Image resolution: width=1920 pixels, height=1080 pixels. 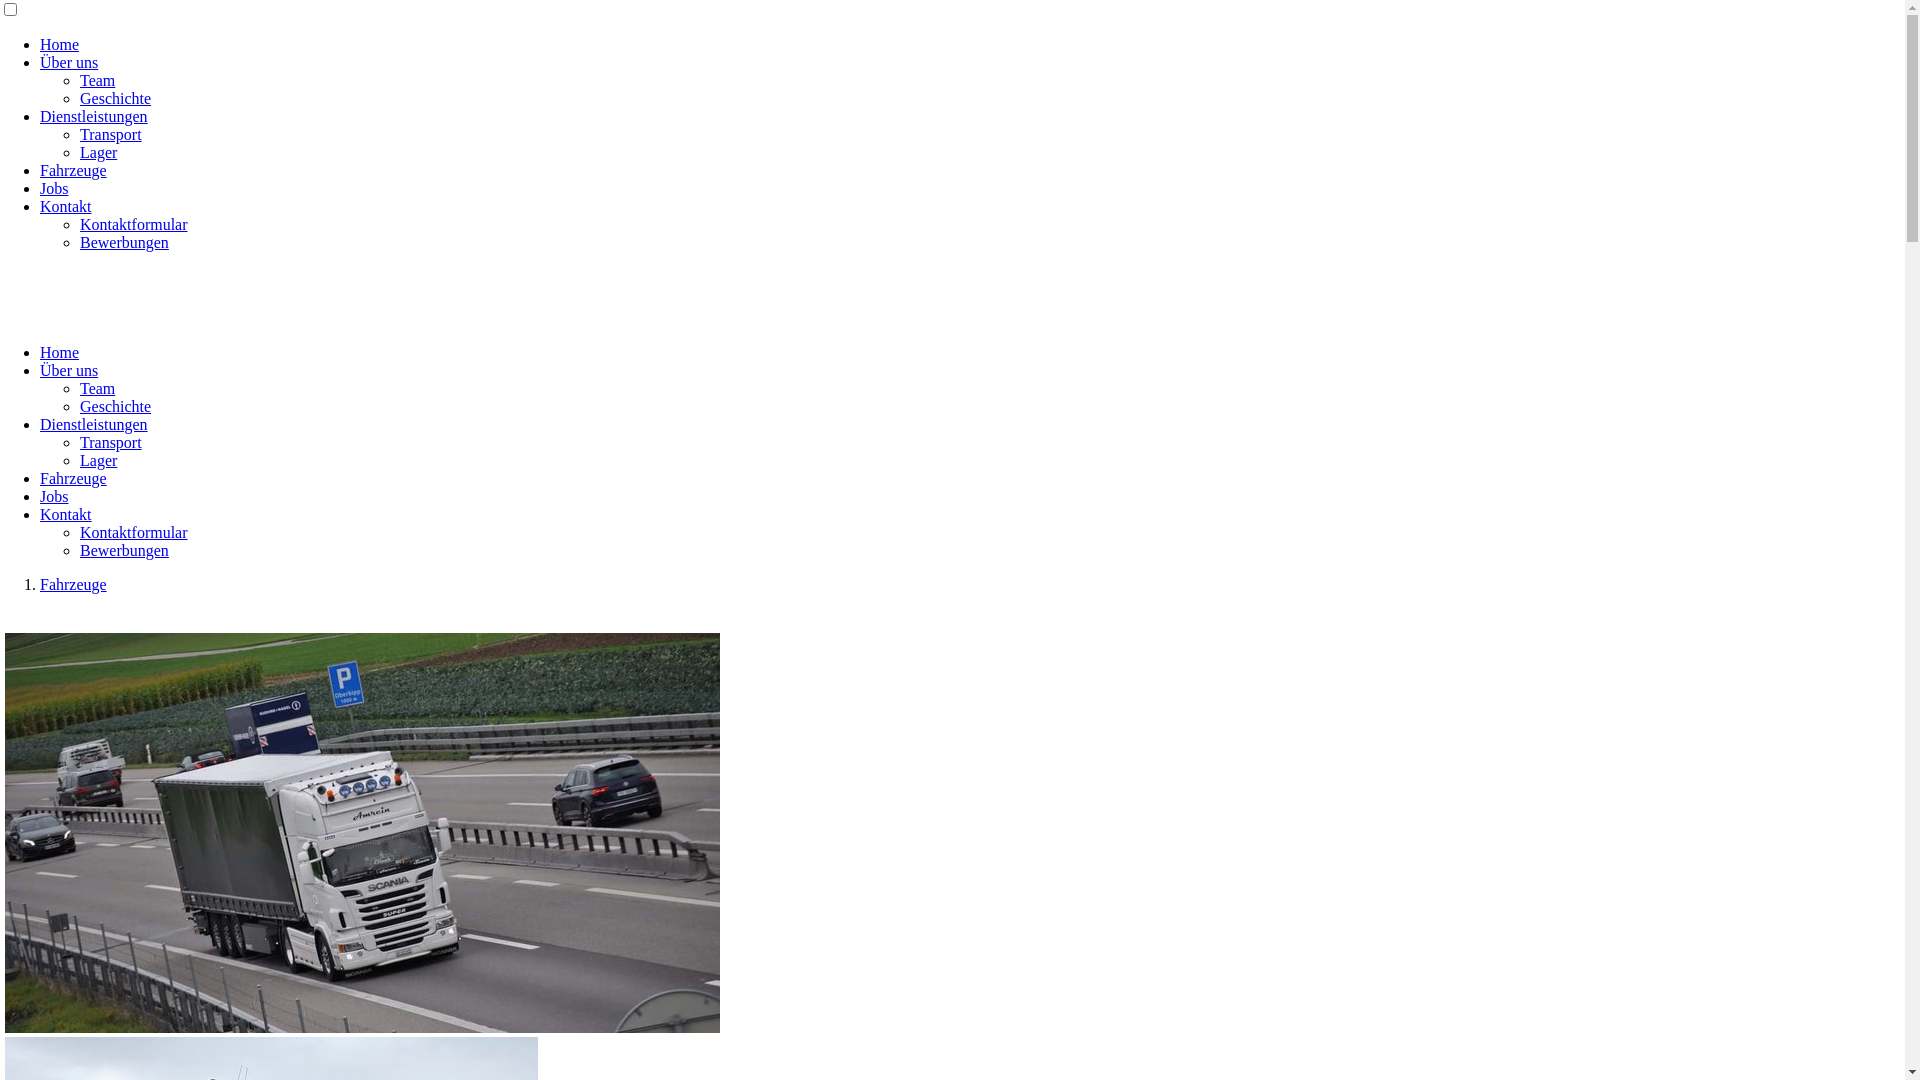 I want to click on 'Kontakt', so click(x=39, y=206).